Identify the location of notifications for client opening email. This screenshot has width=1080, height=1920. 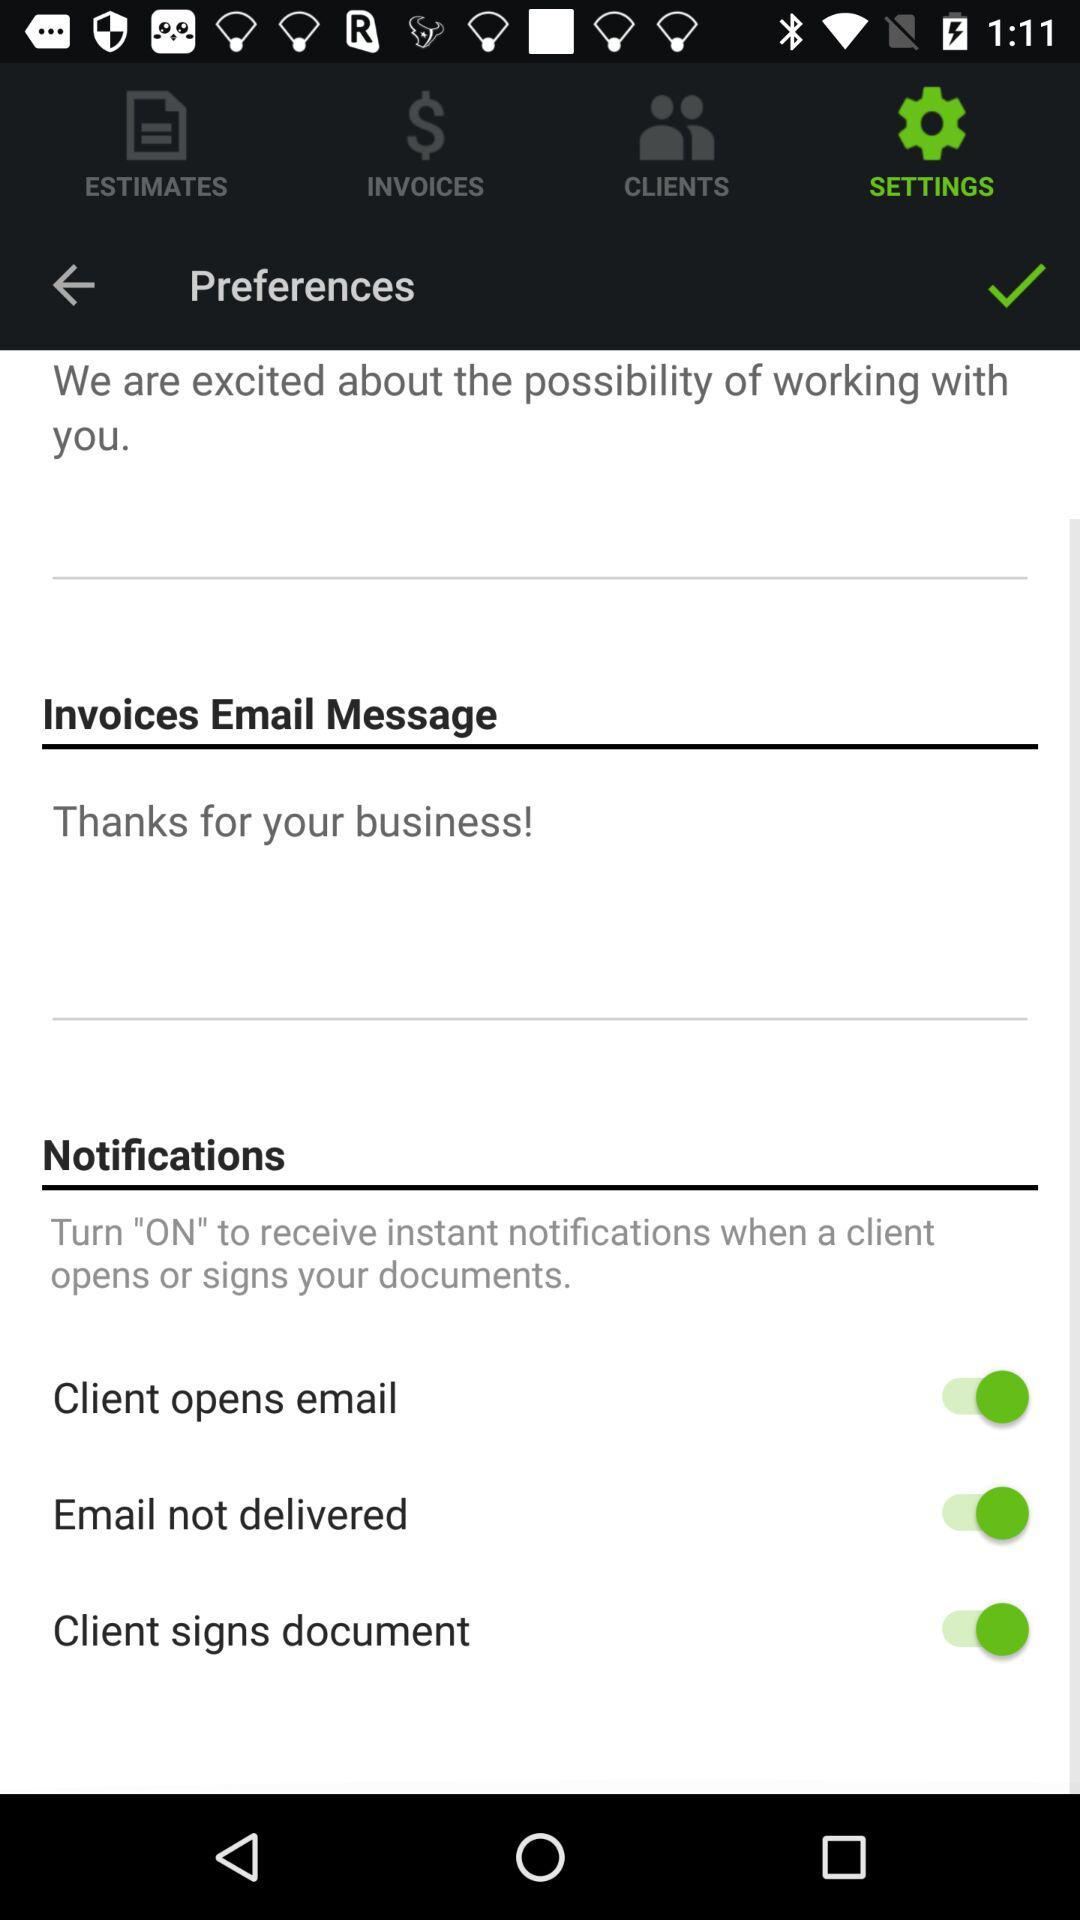
(974, 1395).